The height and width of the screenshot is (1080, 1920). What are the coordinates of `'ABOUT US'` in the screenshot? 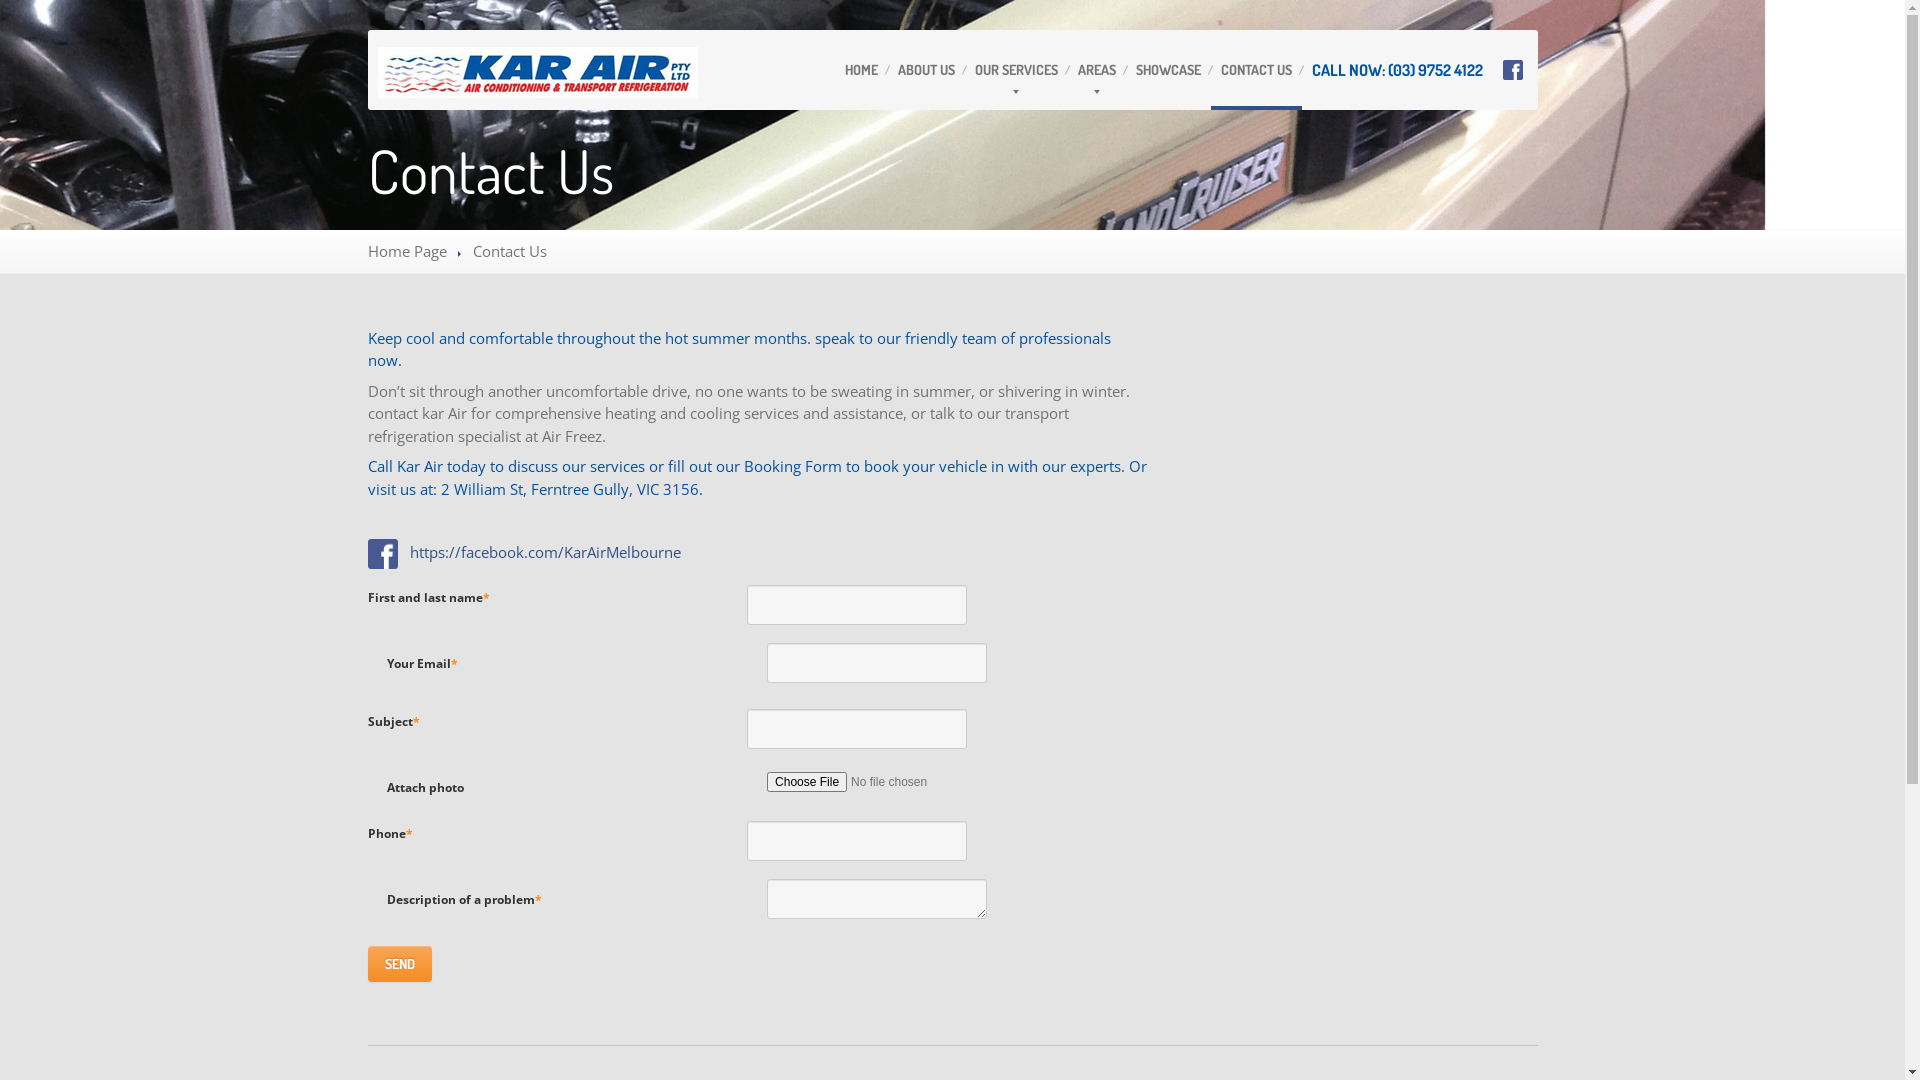 It's located at (925, 68).